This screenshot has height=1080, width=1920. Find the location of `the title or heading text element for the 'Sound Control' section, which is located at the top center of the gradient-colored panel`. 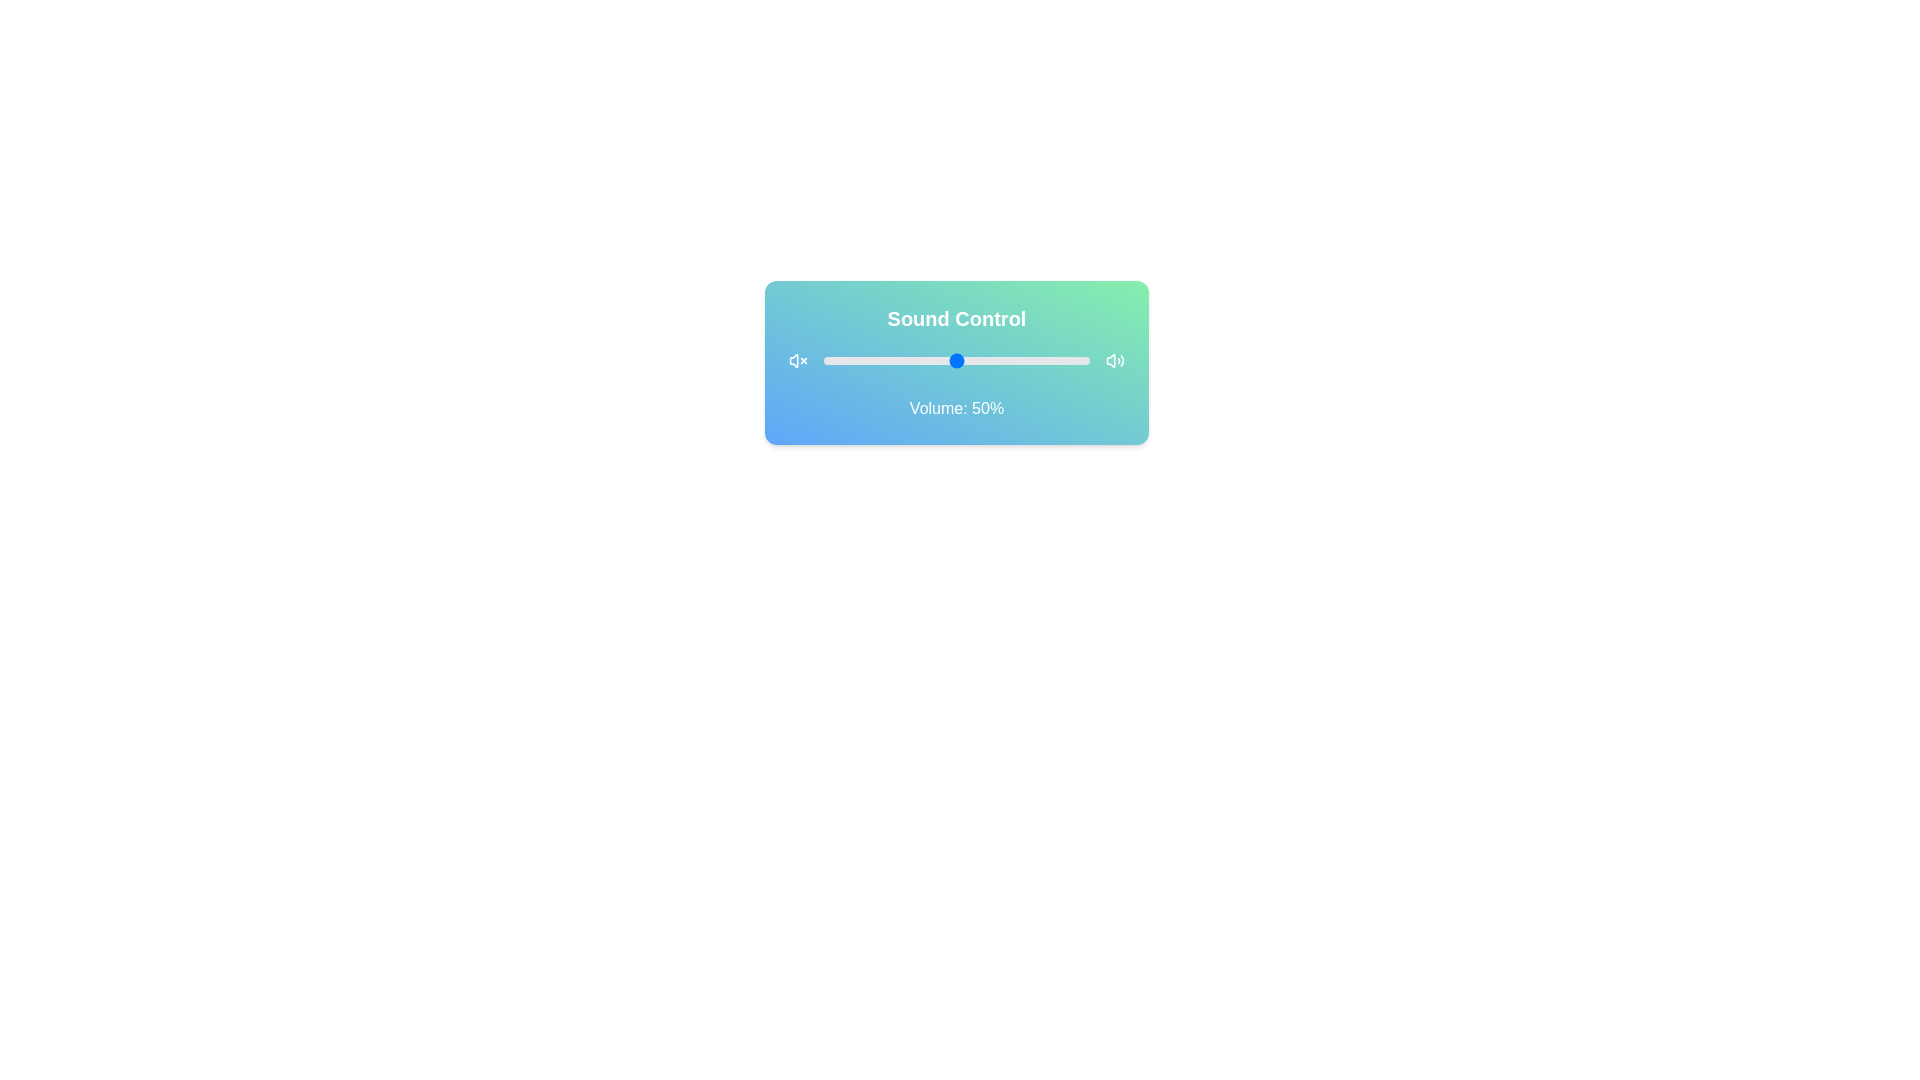

the title or heading text element for the 'Sound Control' section, which is located at the top center of the gradient-colored panel is located at coordinates (955, 318).